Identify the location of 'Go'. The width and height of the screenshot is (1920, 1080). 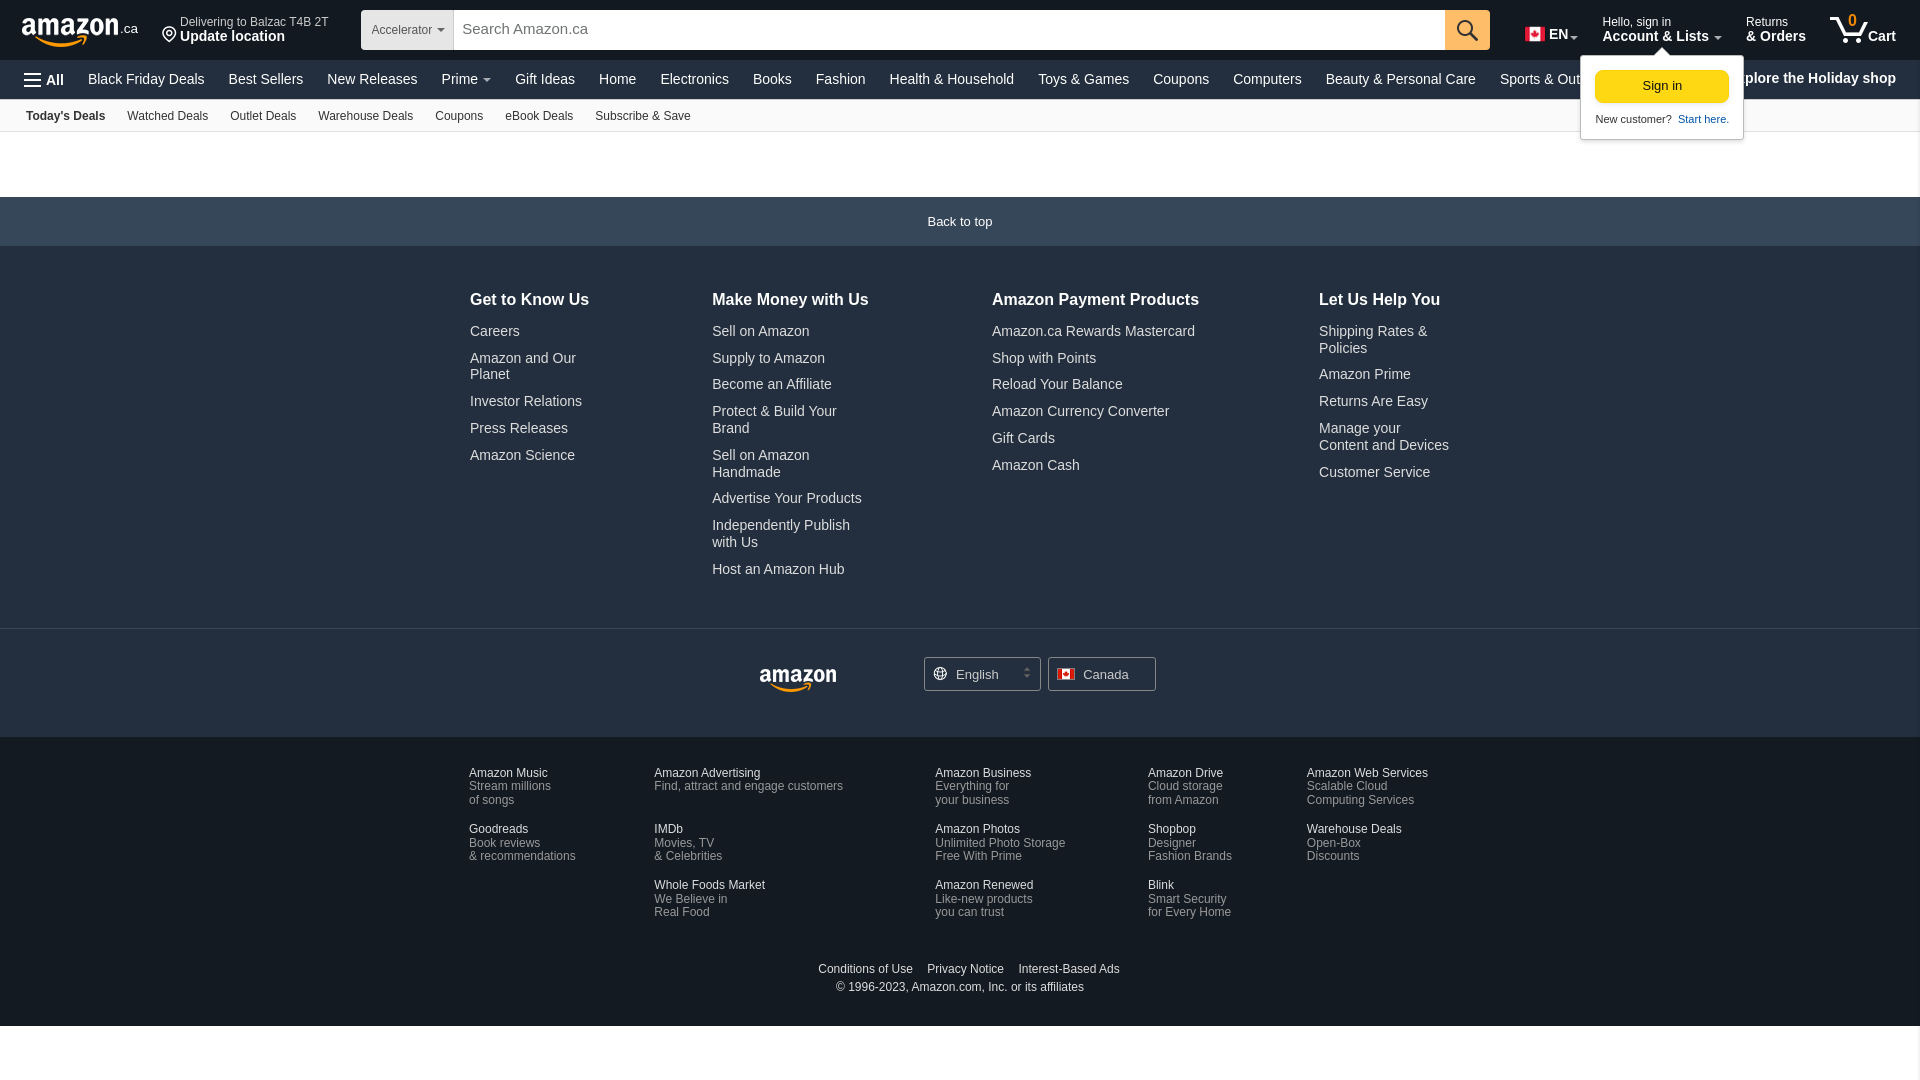
(1467, 30).